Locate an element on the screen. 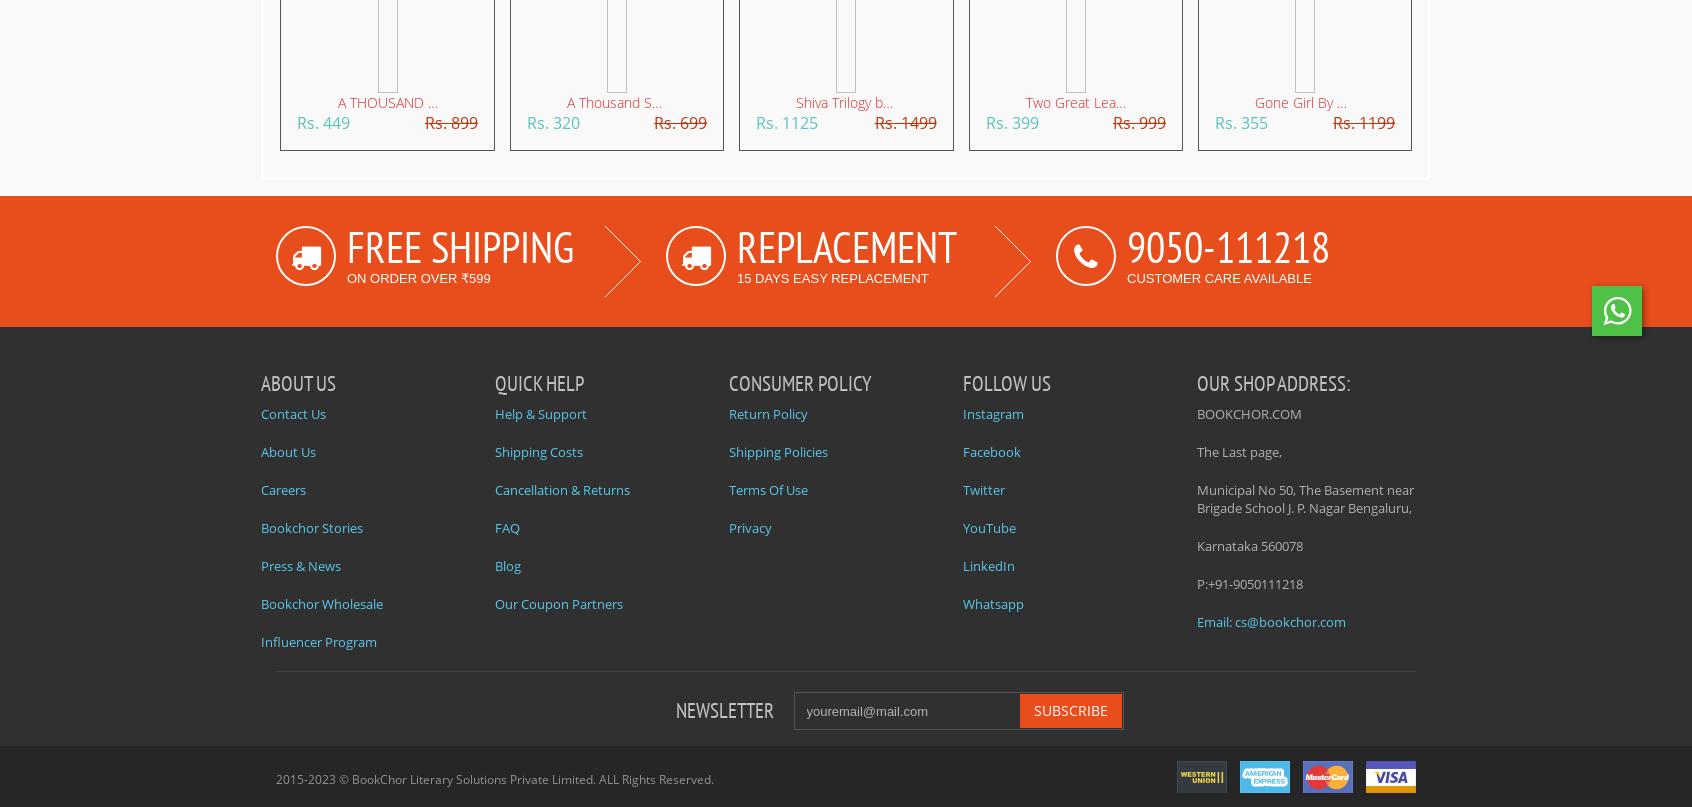 The image size is (1692, 807). 'Return Policy' is located at coordinates (767, 412).